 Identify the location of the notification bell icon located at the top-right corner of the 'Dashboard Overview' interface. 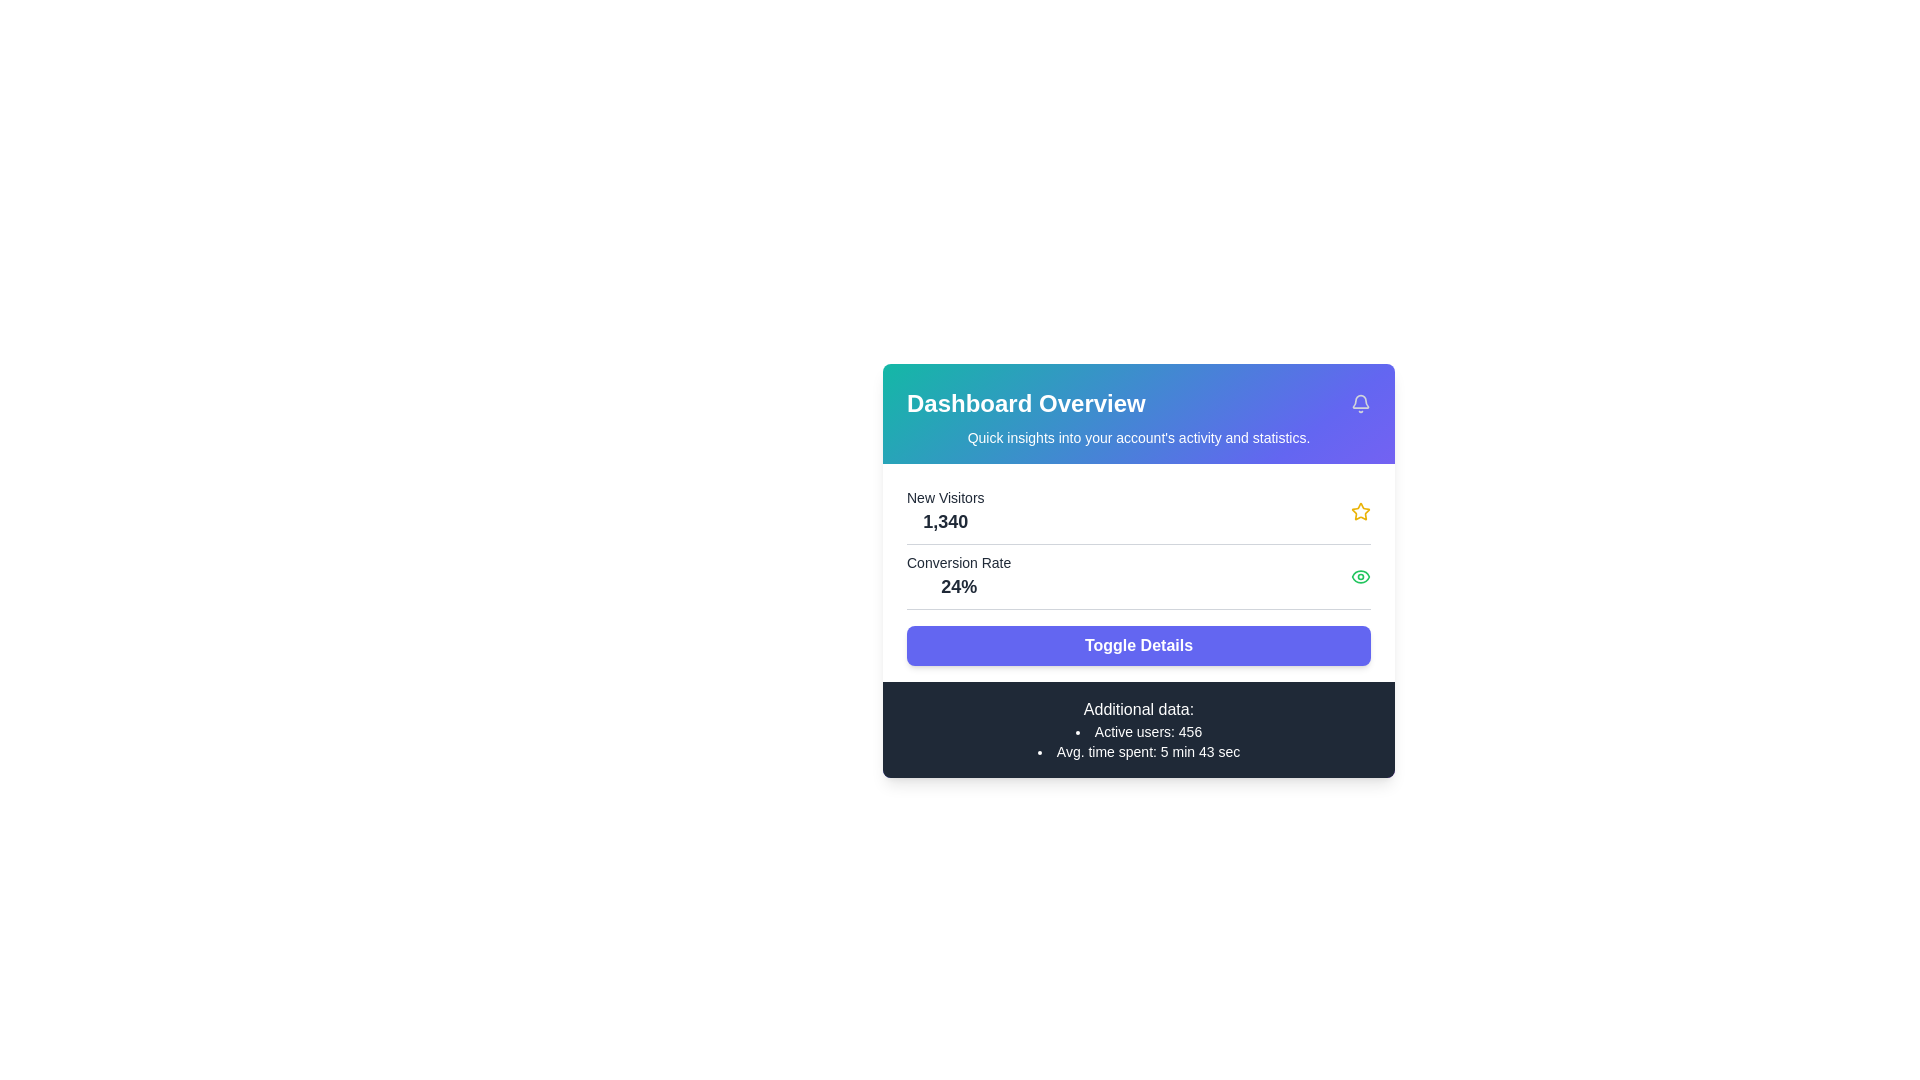
(1360, 404).